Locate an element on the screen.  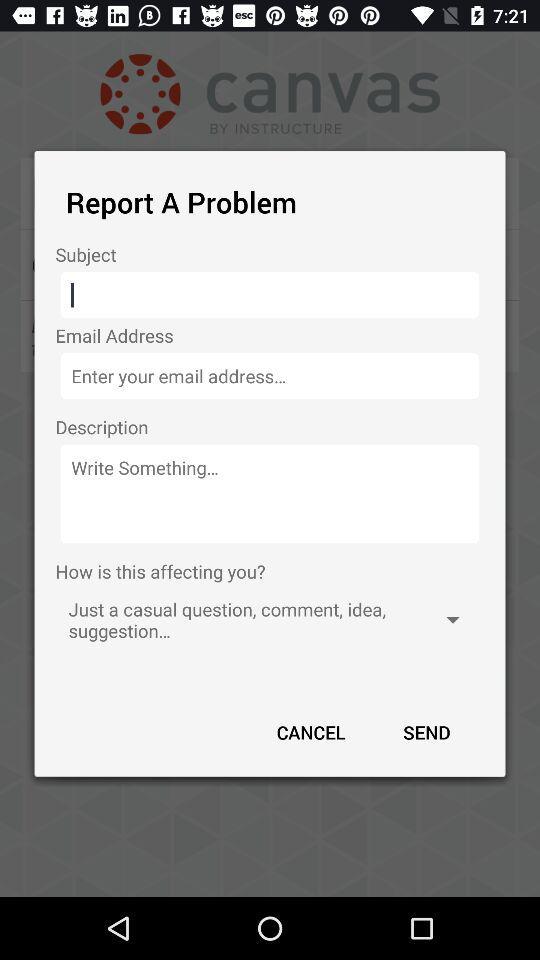
send is located at coordinates (425, 731).